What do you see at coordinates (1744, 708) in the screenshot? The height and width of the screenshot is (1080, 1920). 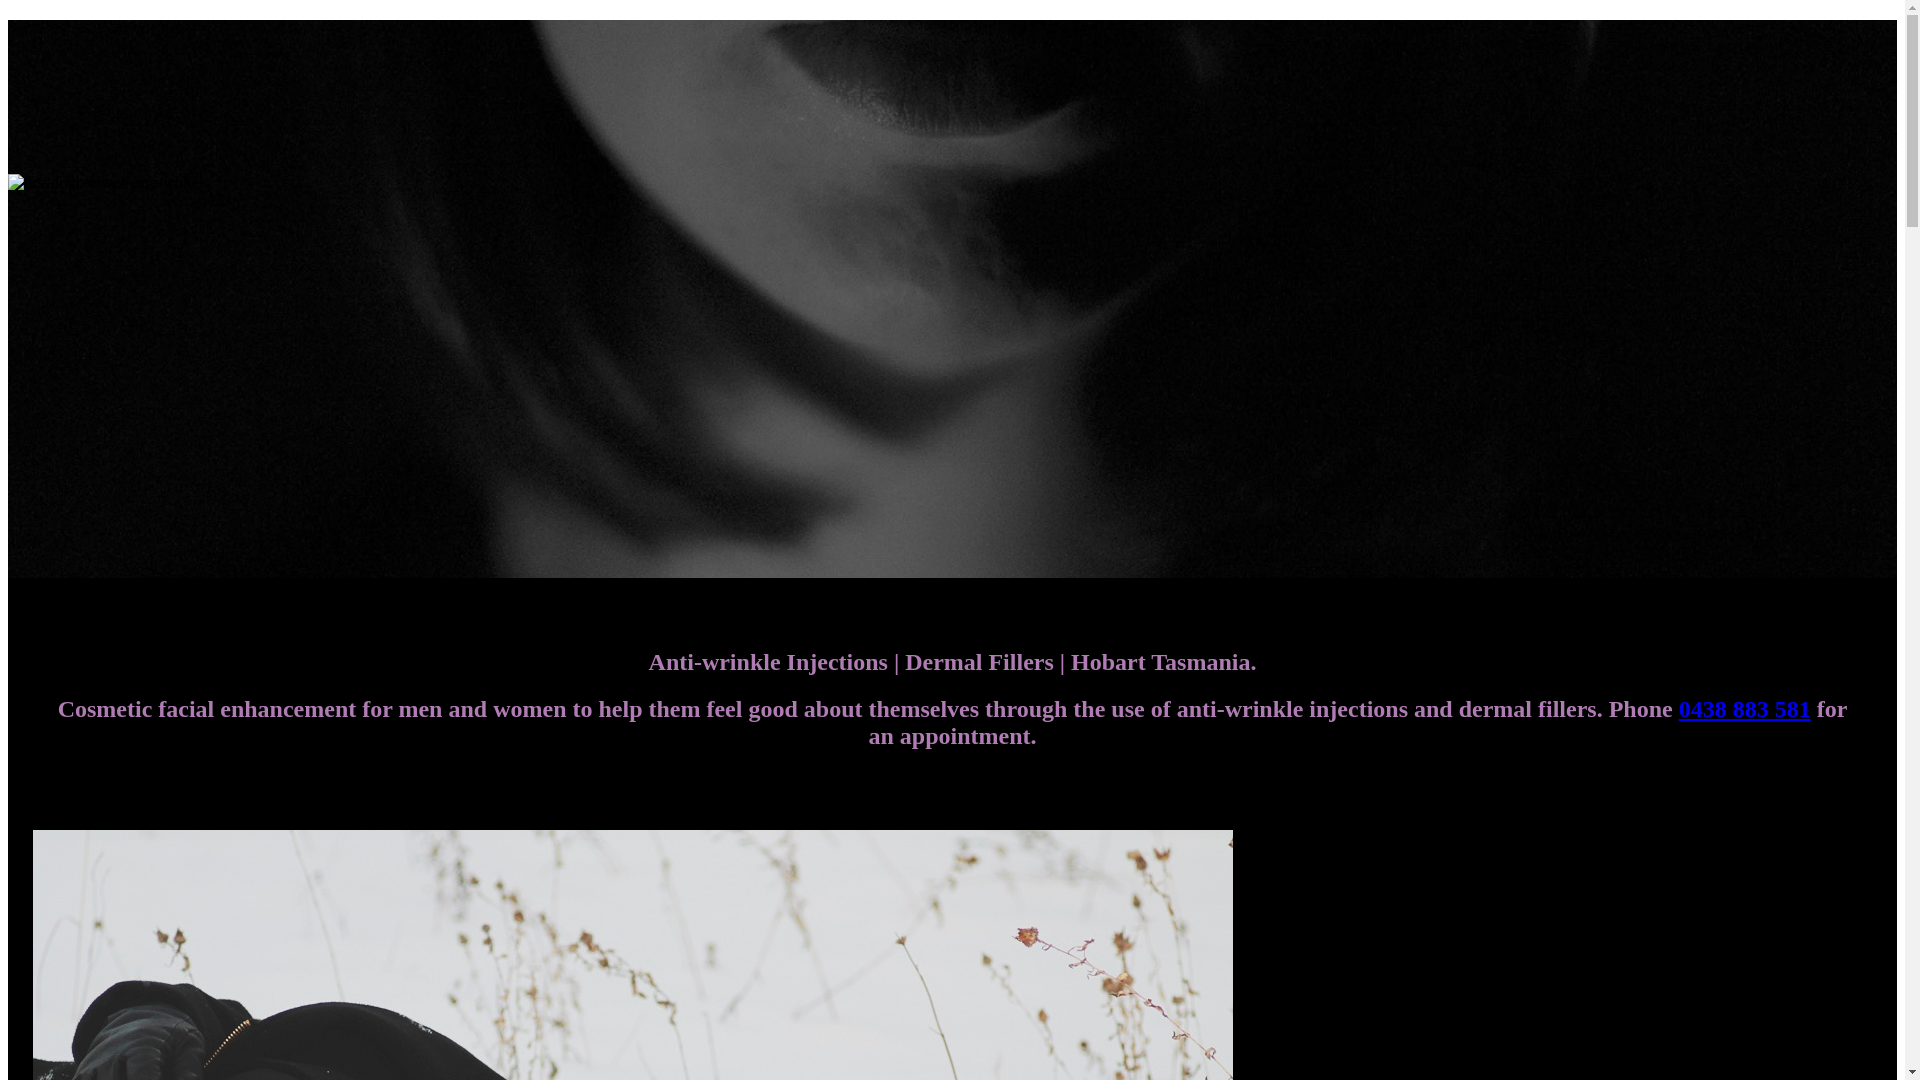 I see `'0438 883 581'` at bounding box center [1744, 708].